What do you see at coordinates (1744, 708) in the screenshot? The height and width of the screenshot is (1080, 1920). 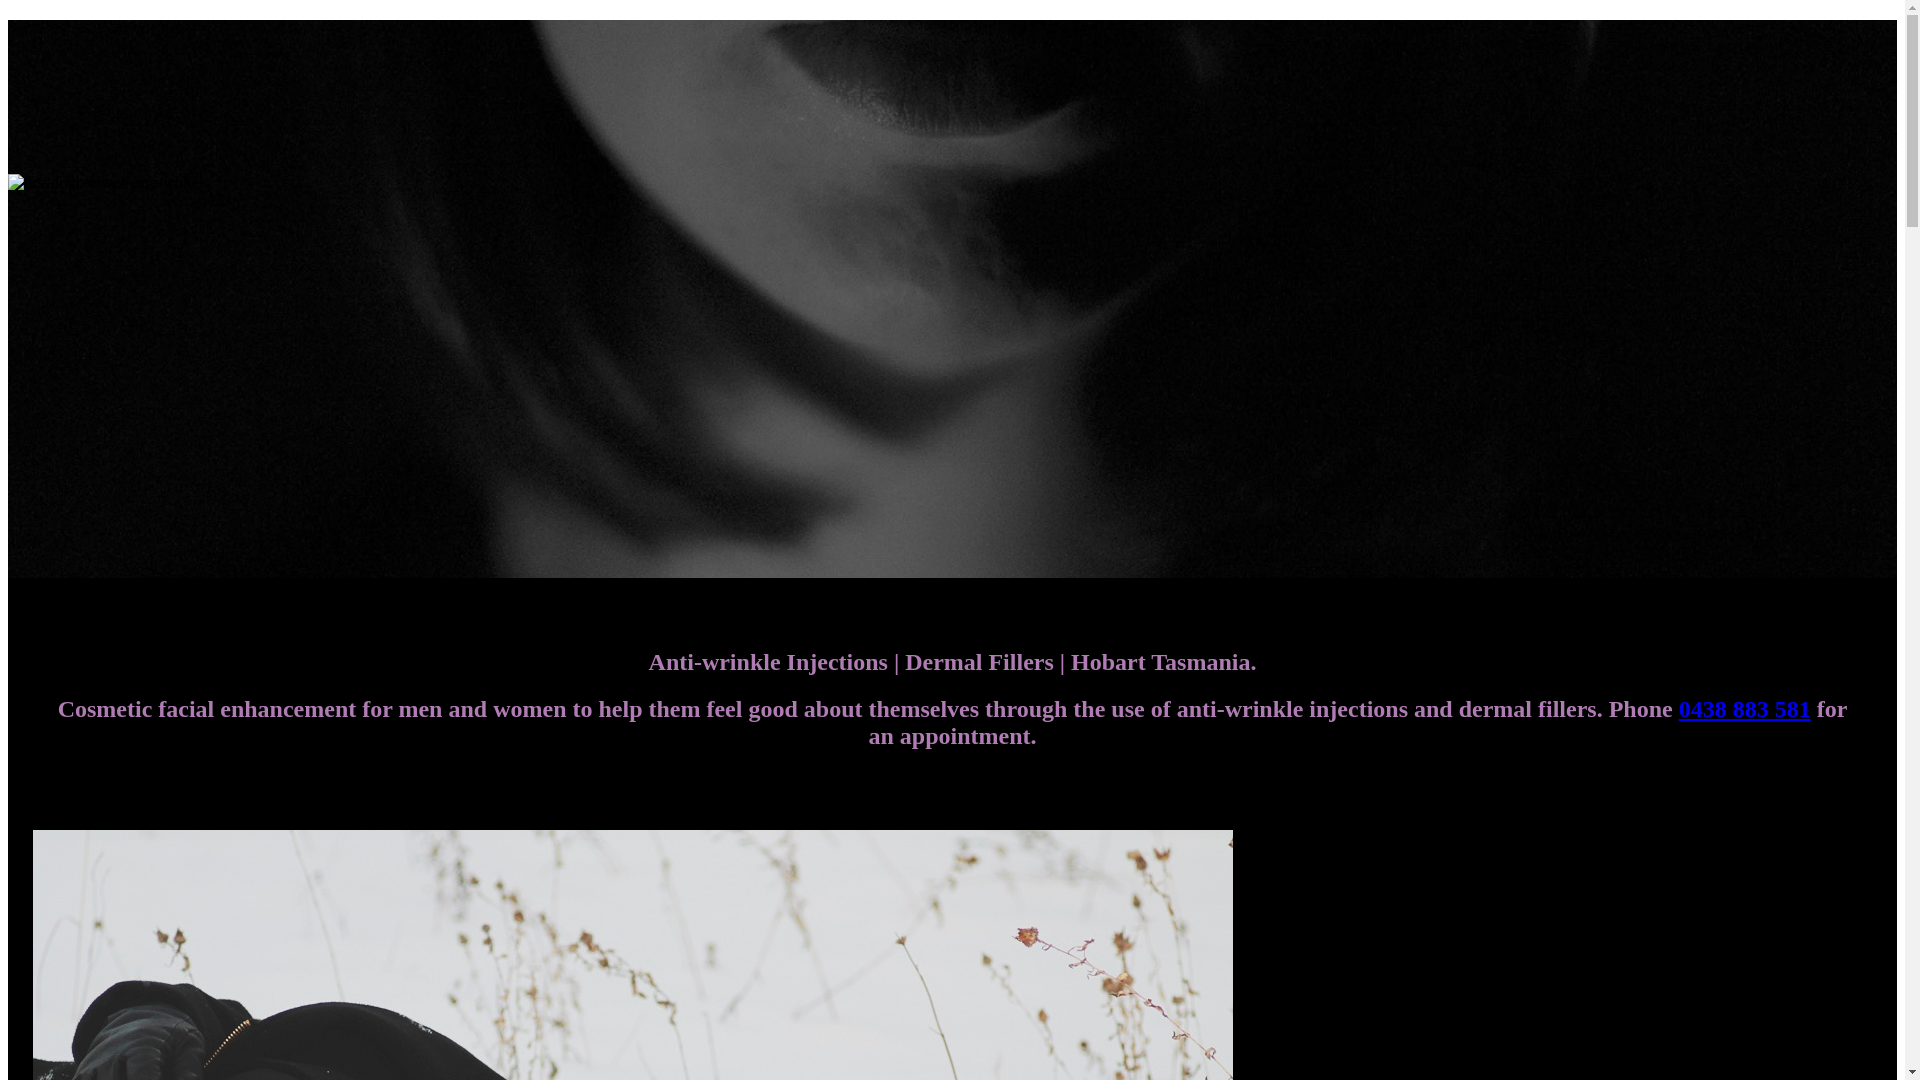 I see `'0438 883 581'` at bounding box center [1744, 708].